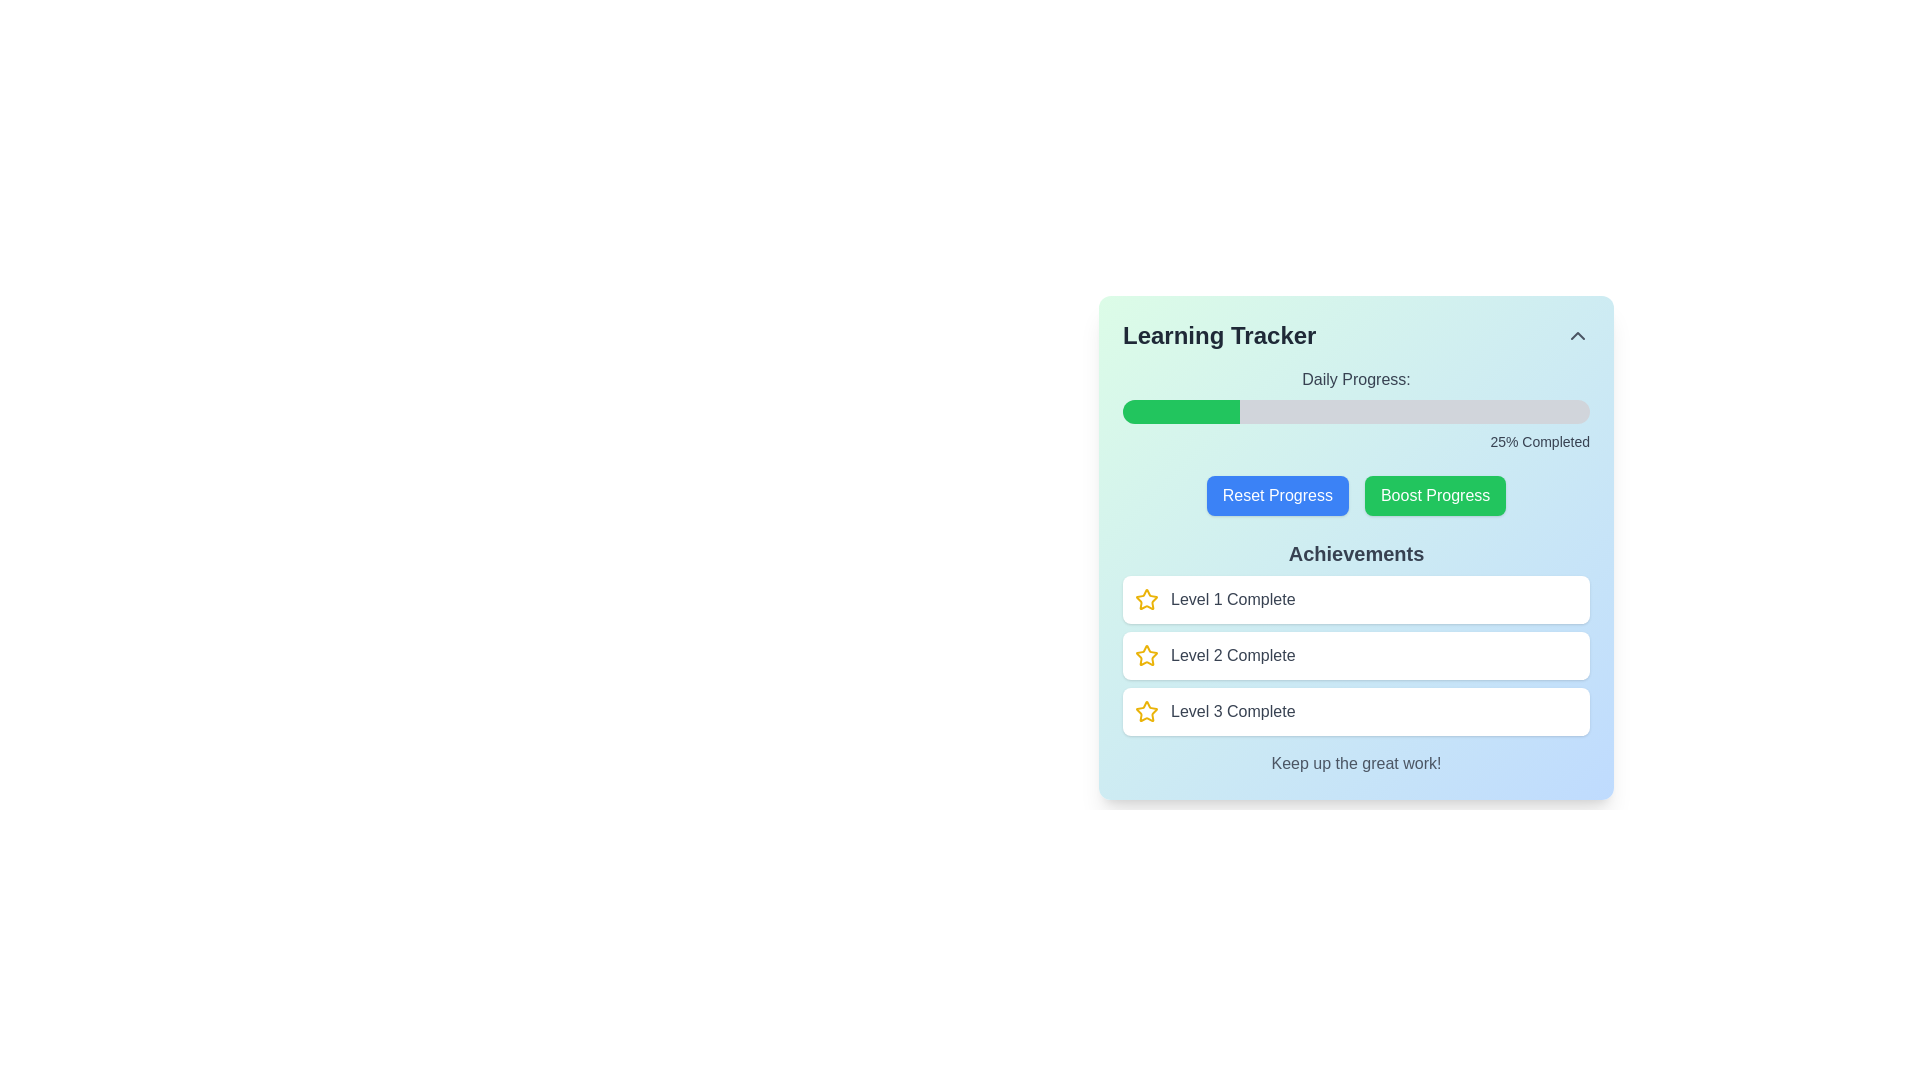 The image size is (1920, 1080). What do you see at coordinates (1356, 711) in the screenshot?
I see `the informational card displaying the completion status of 'Level 3' in the achievements section` at bounding box center [1356, 711].